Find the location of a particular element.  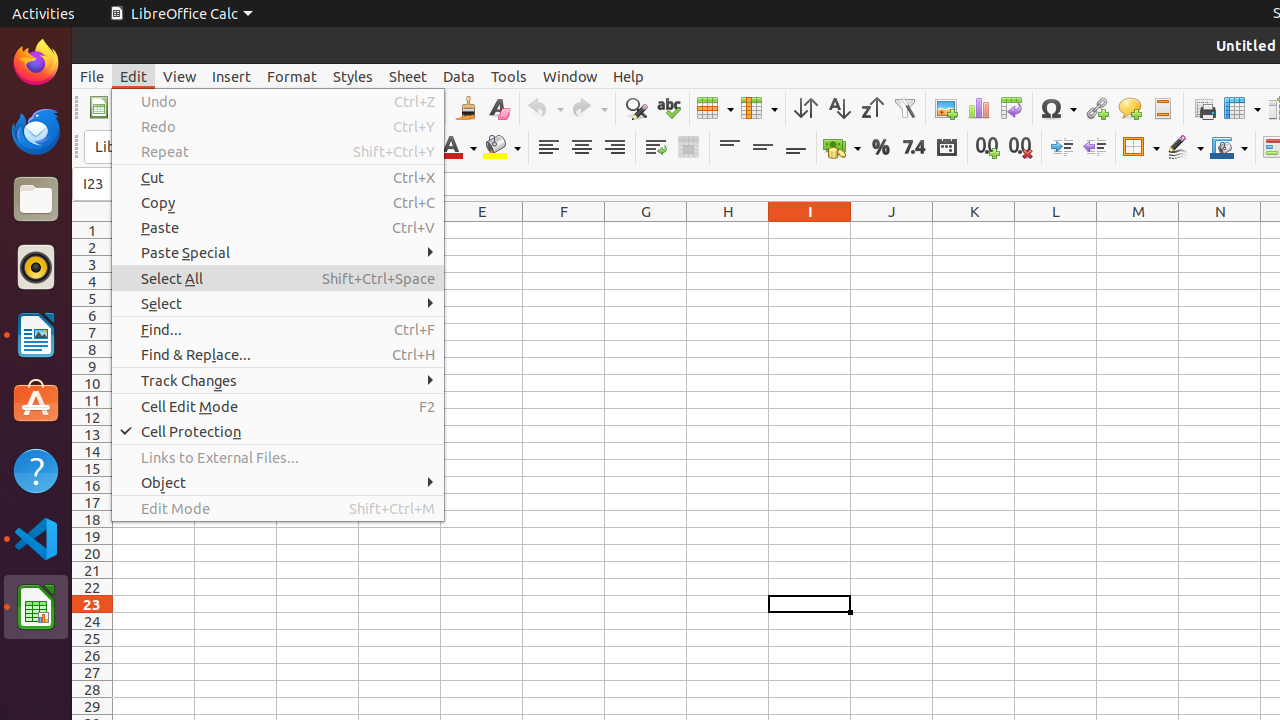

'Image' is located at coordinates (944, 108).